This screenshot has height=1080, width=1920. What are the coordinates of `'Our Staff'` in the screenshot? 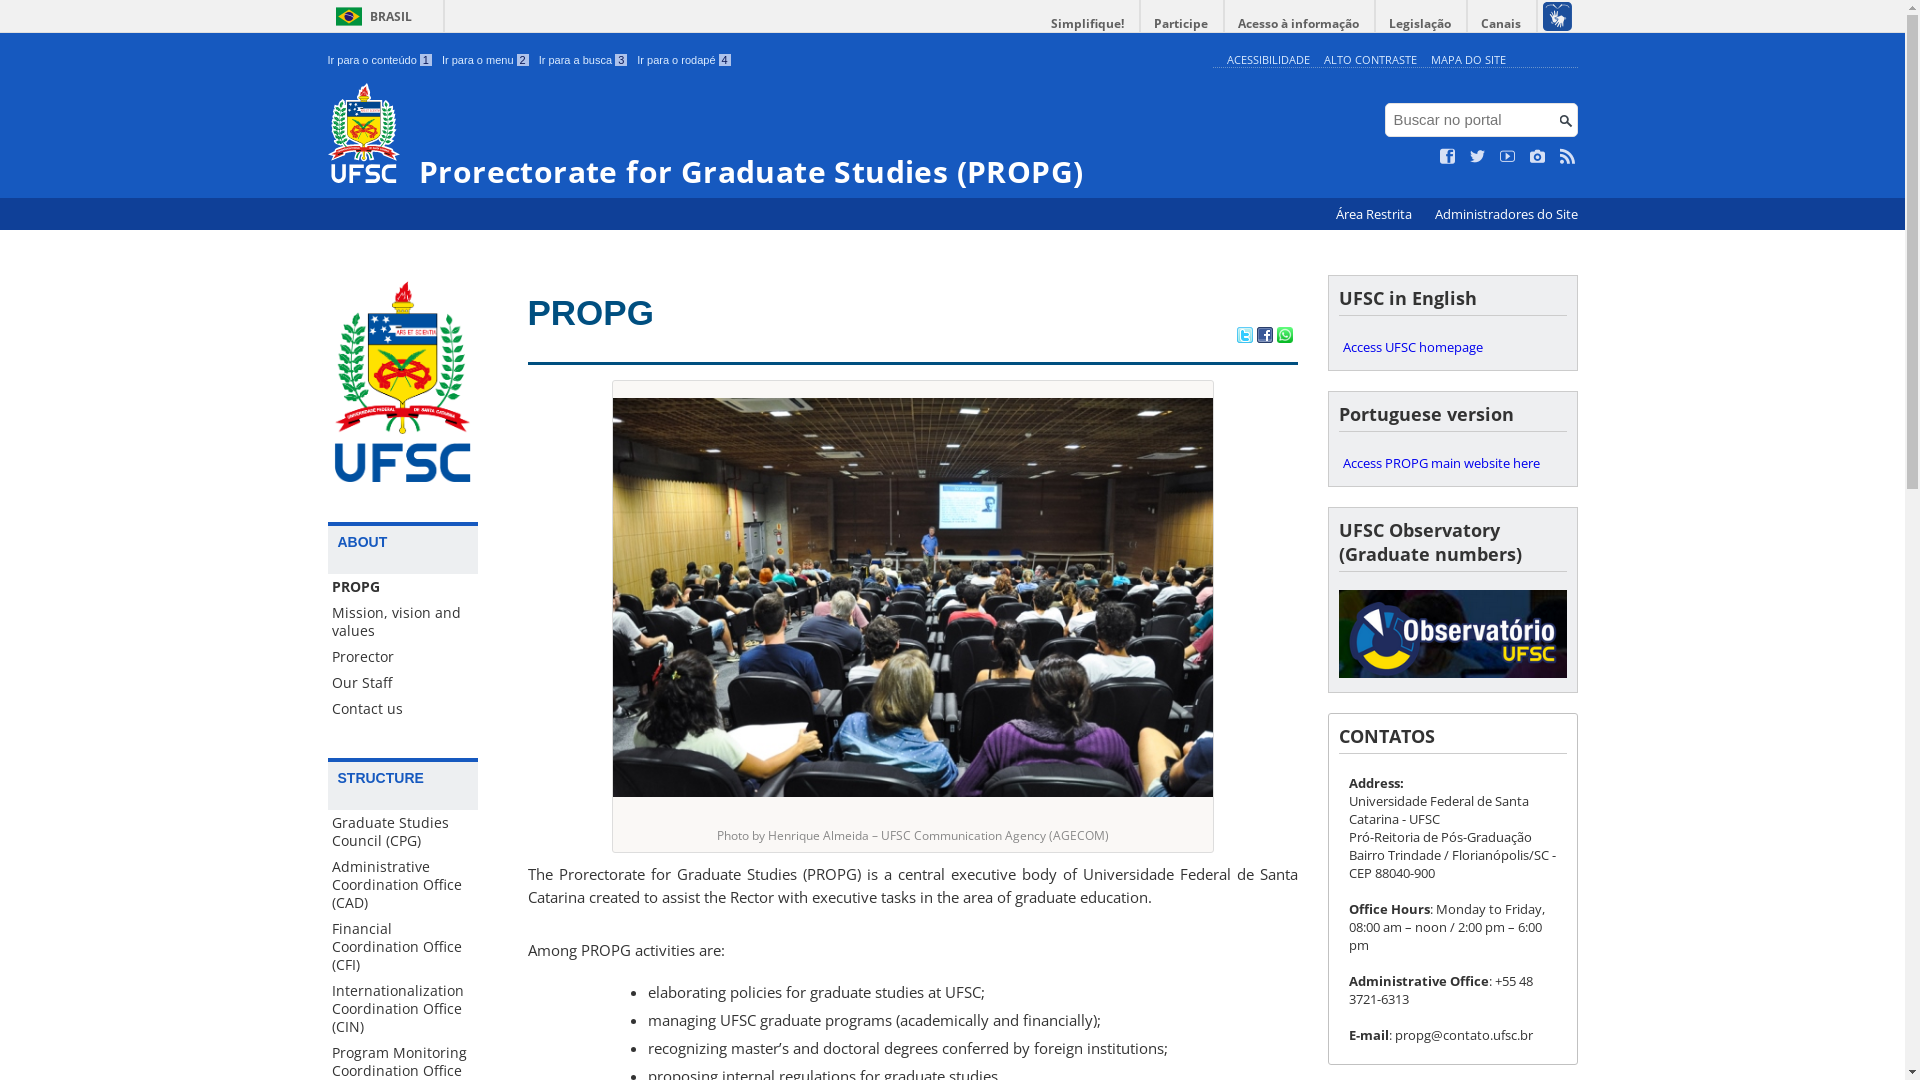 It's located at (402, 681).